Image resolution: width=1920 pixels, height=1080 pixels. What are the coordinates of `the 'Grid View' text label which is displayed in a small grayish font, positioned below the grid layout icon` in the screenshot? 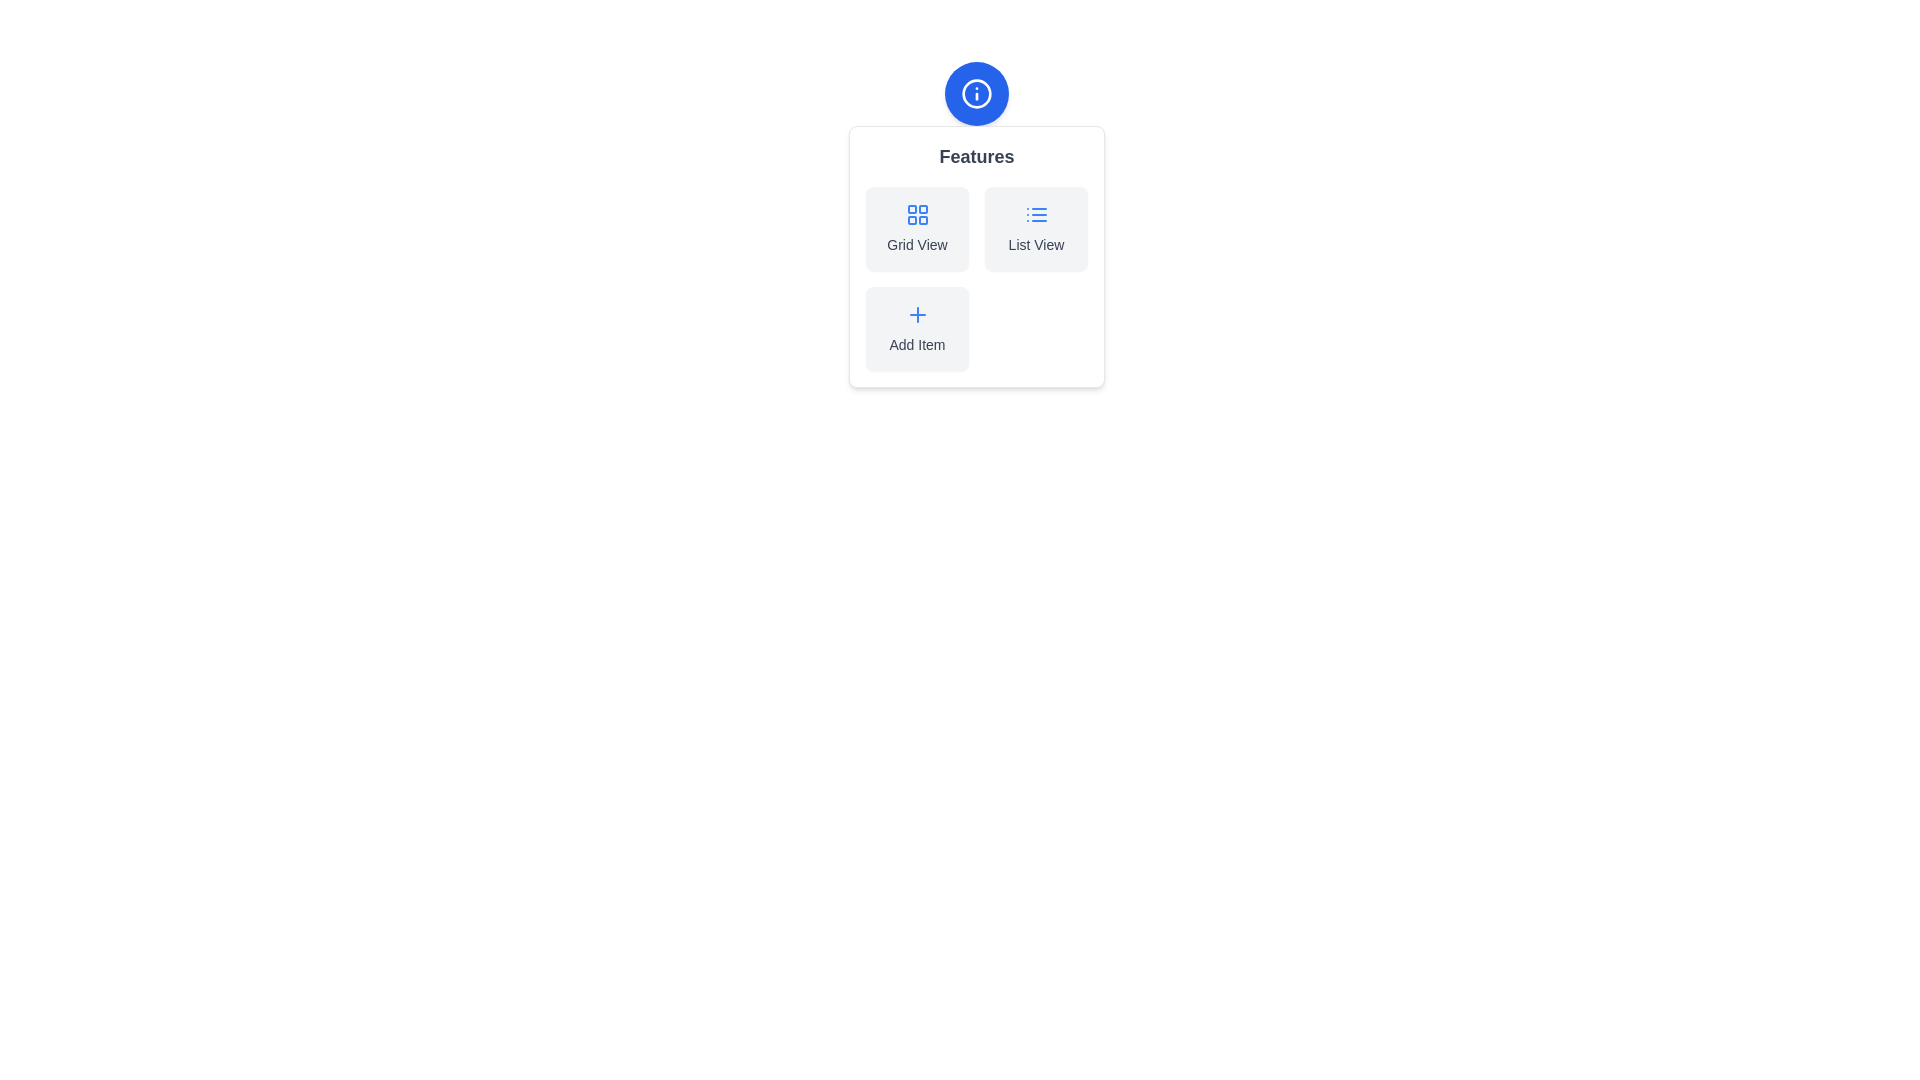 It's located at (916, 244).